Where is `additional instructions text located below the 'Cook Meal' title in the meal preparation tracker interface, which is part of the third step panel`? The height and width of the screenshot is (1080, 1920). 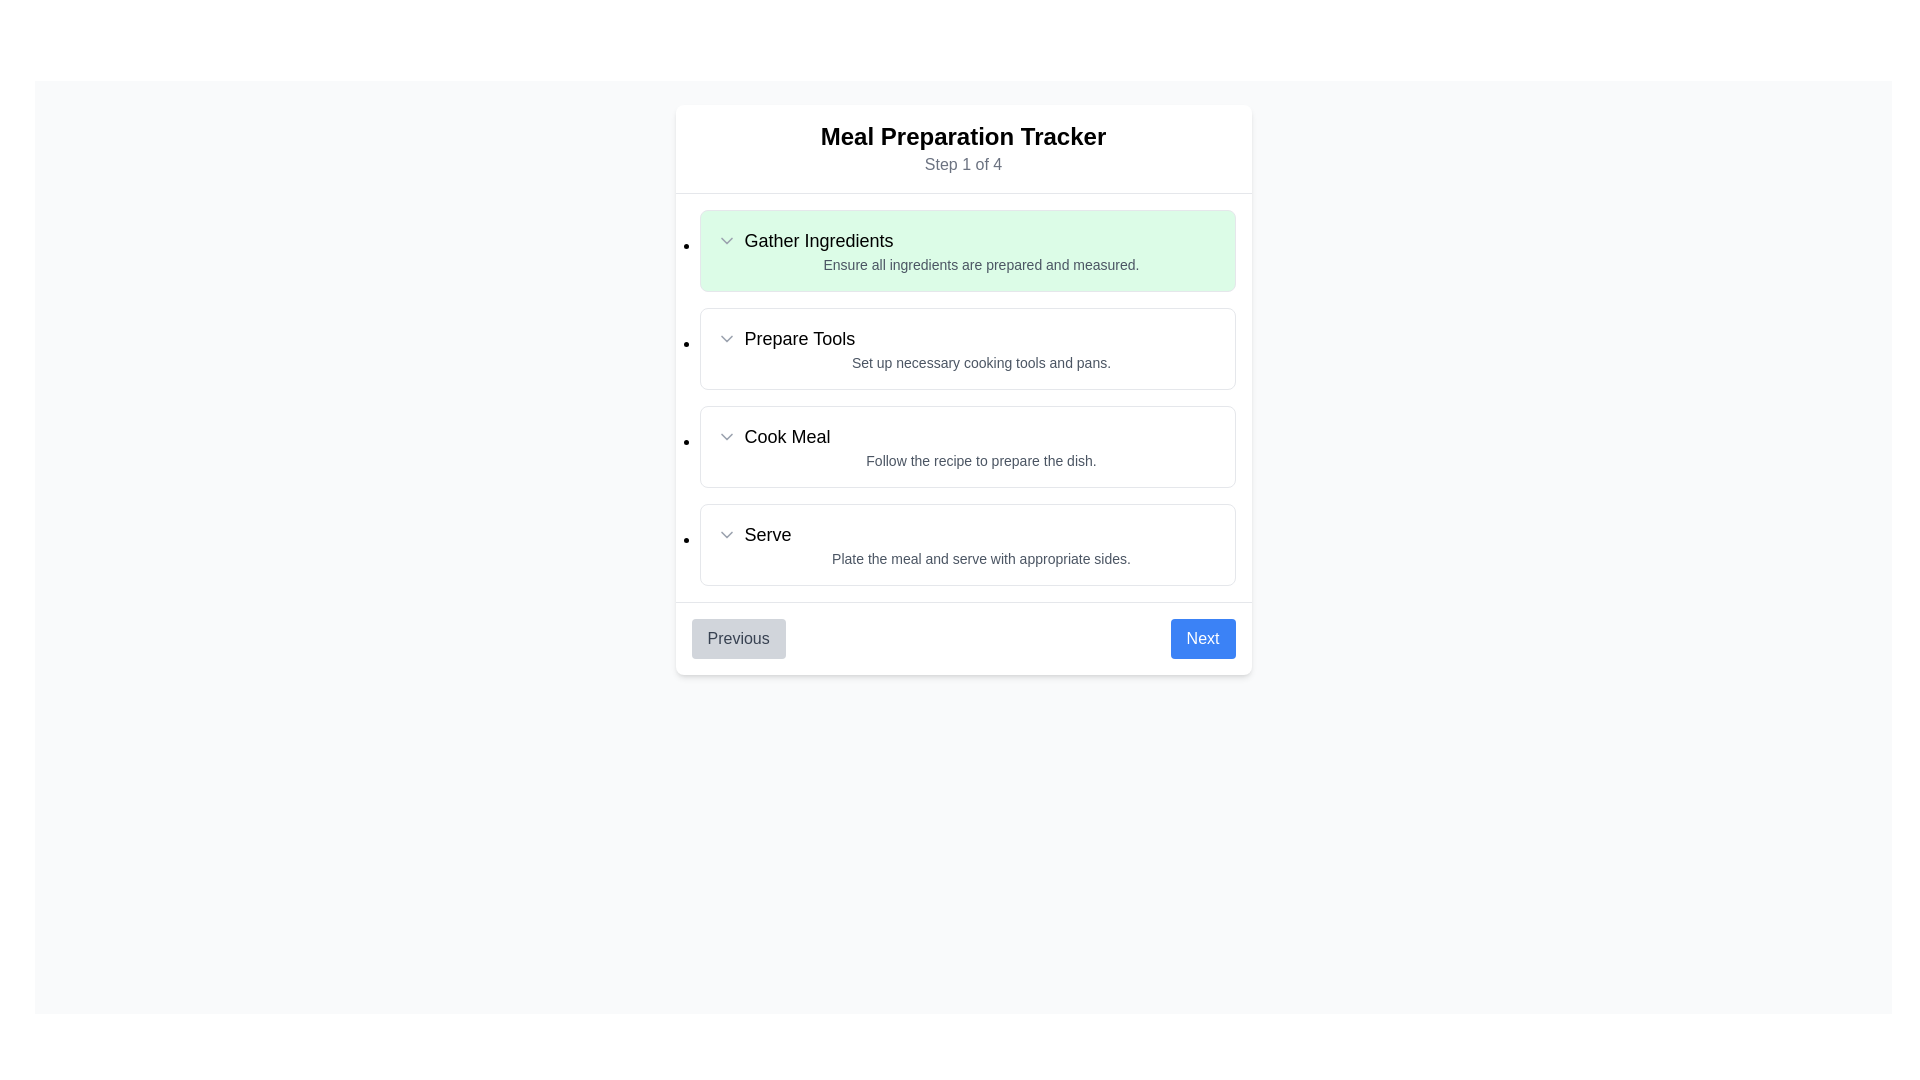 additional instructions text located below the 'Cook Meal' title in the meal preparation tracker interface, which is part of the third step panel is located at coordinates (981, 461).